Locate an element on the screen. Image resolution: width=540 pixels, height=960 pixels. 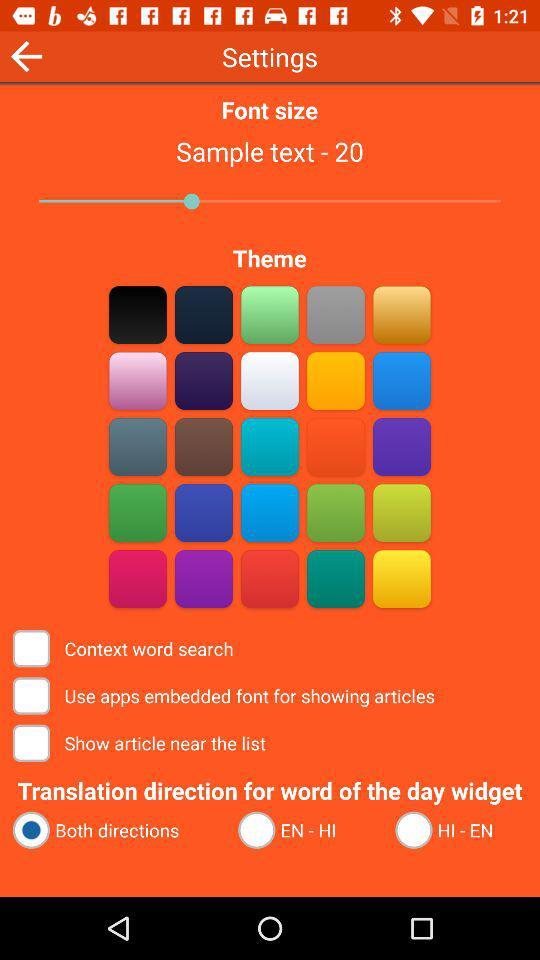
change theme color to dark blue is located at coordinates (203, 512).